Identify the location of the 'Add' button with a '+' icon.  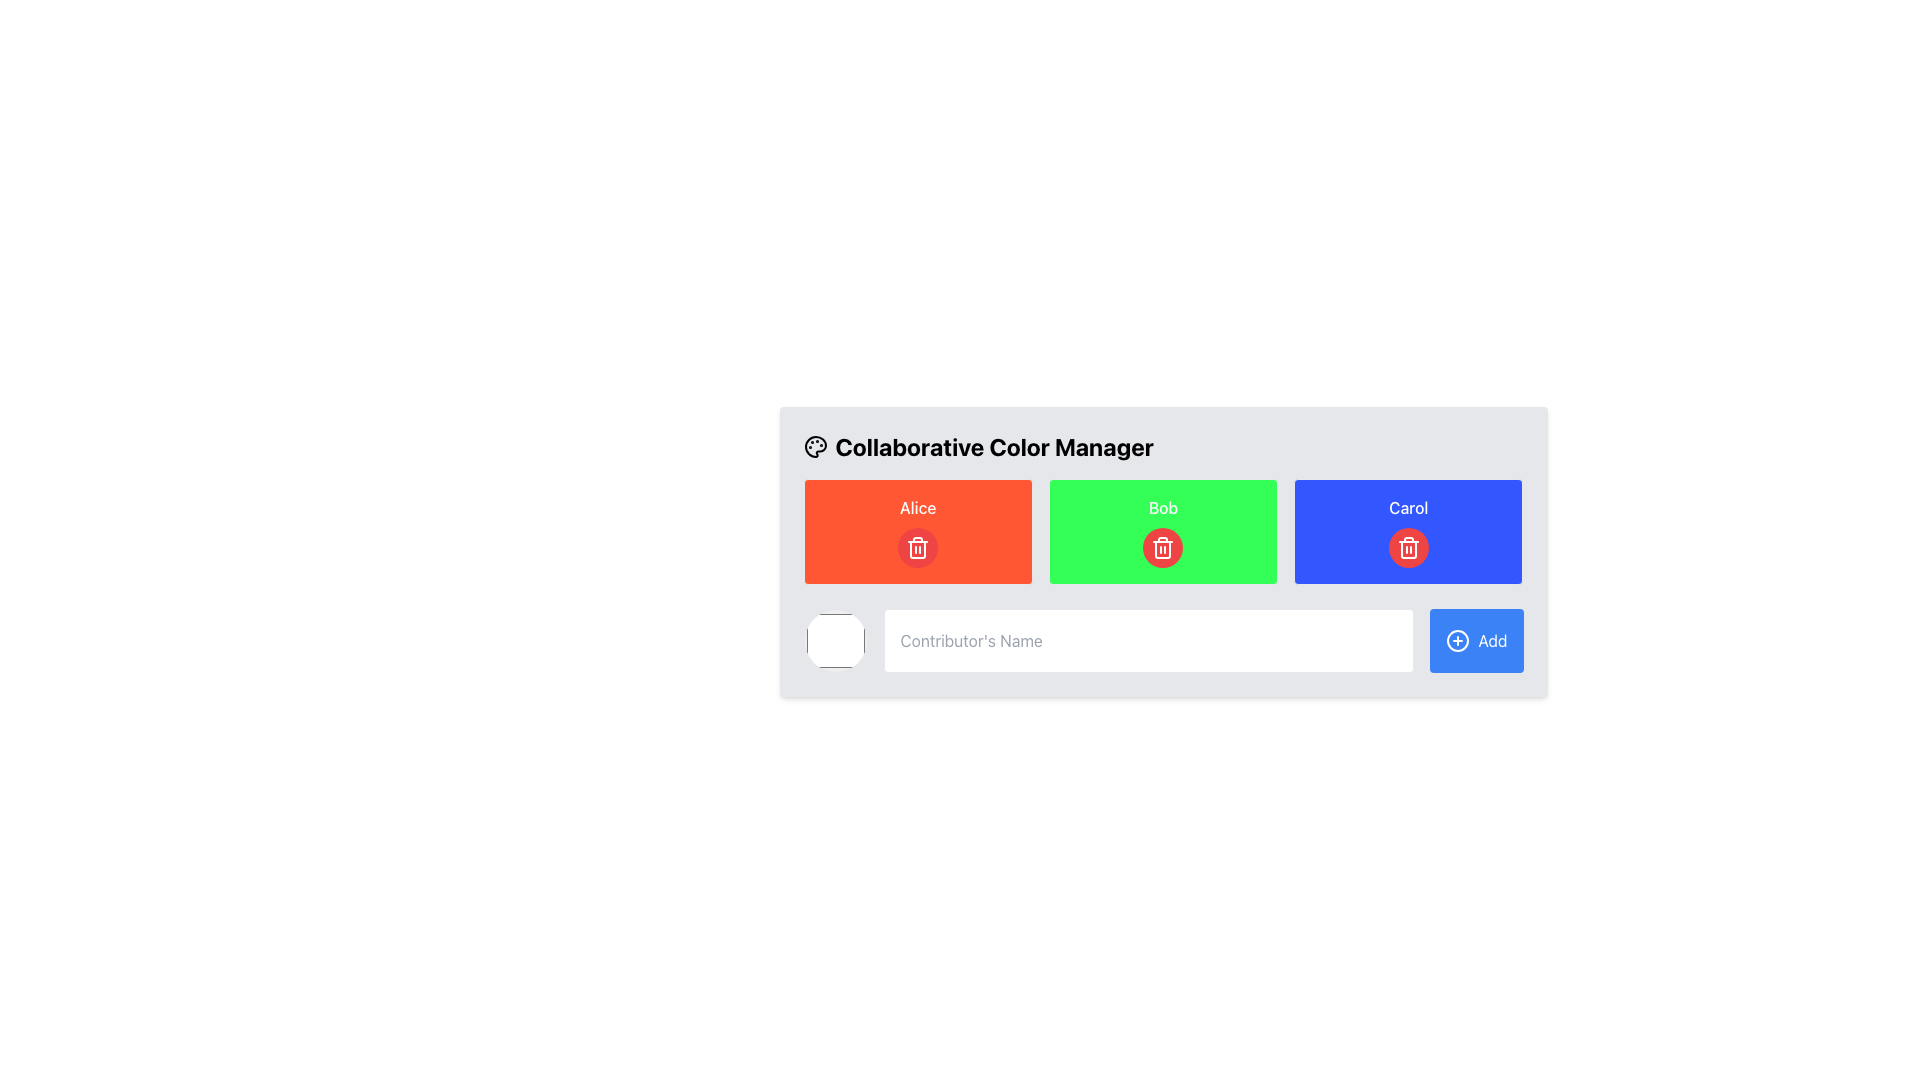
(1477, 640).